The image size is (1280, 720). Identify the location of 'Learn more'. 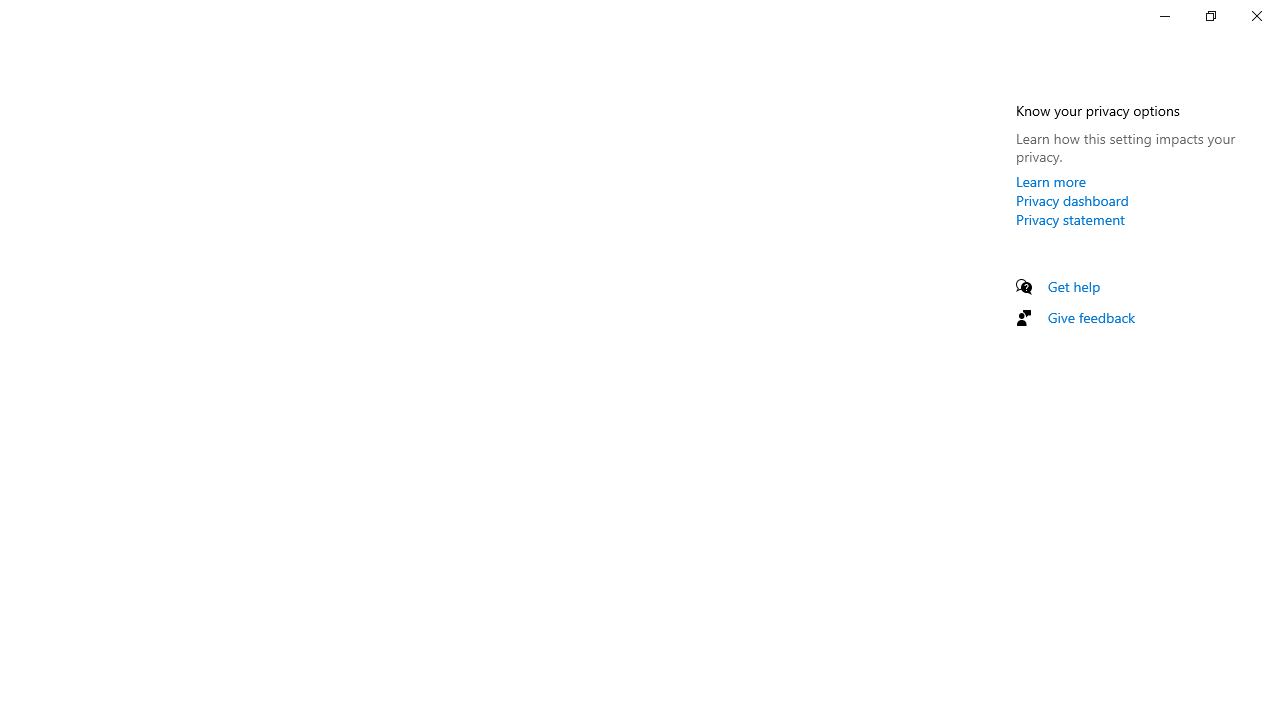
(1050, 181).